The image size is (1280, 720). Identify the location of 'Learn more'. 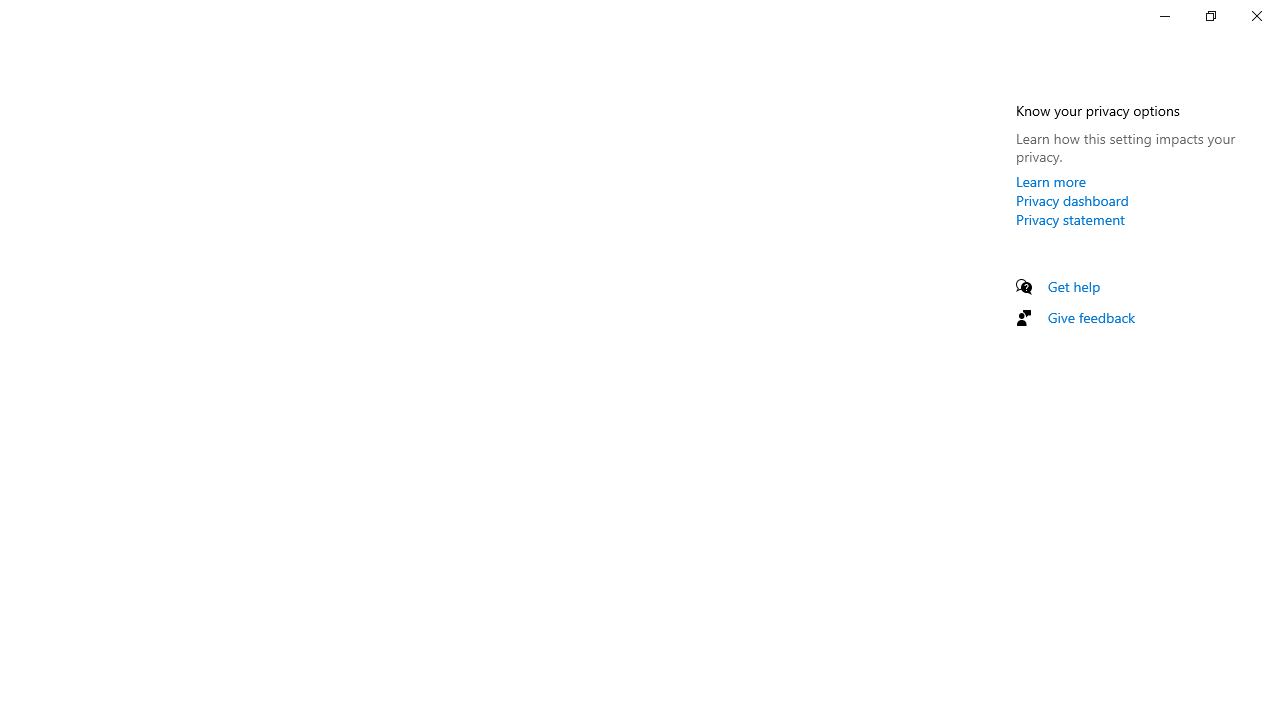
(1050, 181).